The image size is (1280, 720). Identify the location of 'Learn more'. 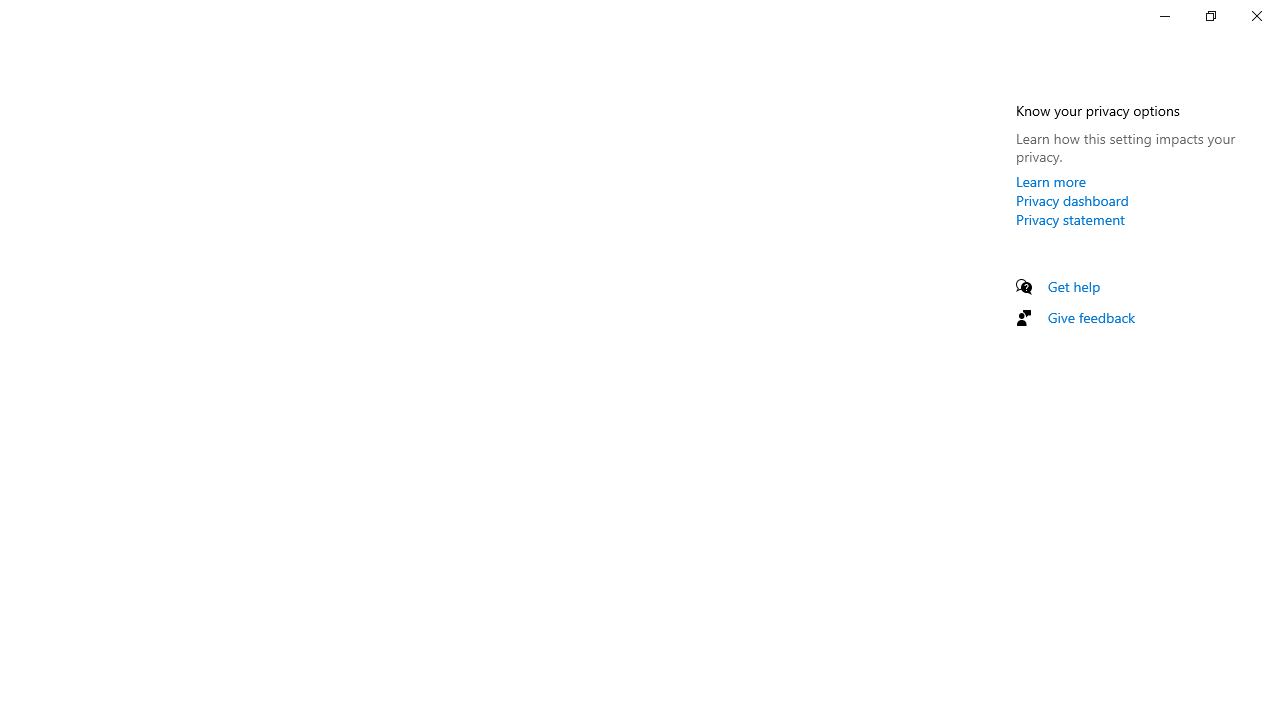
(1050, 181).